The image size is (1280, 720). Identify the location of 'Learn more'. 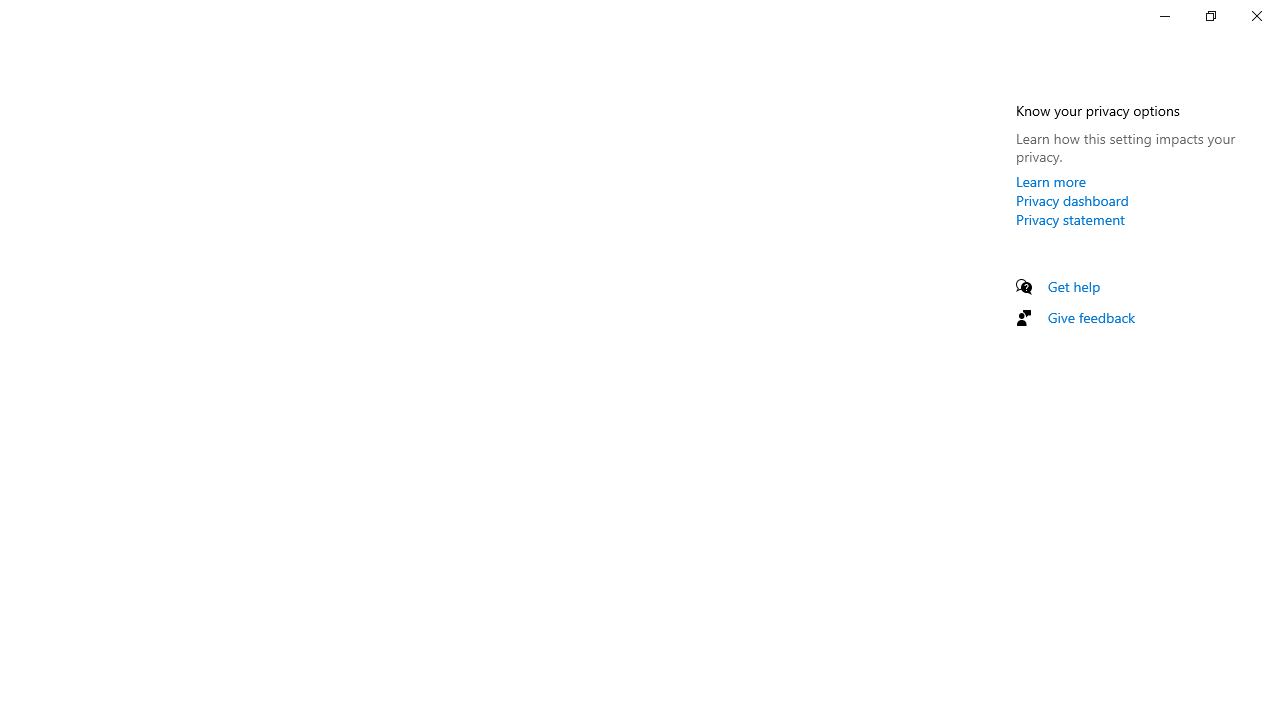
(1050, 181).